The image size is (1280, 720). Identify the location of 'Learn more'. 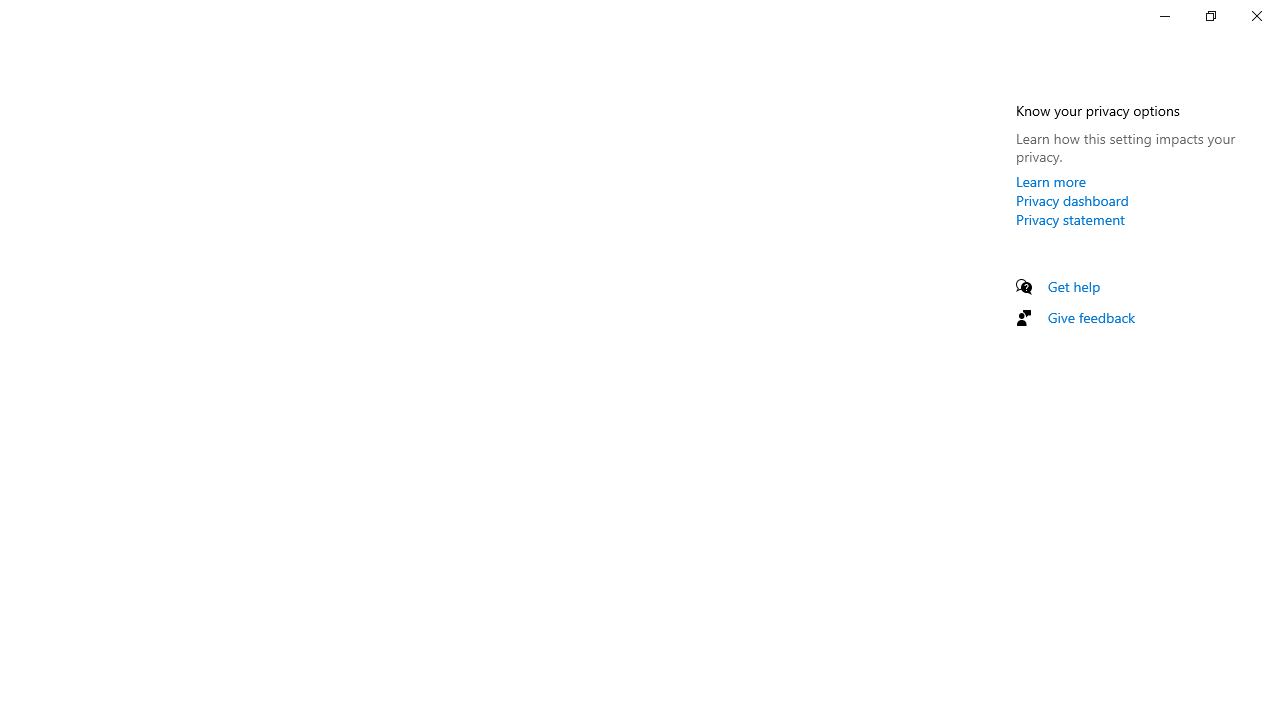
(1050, 181).